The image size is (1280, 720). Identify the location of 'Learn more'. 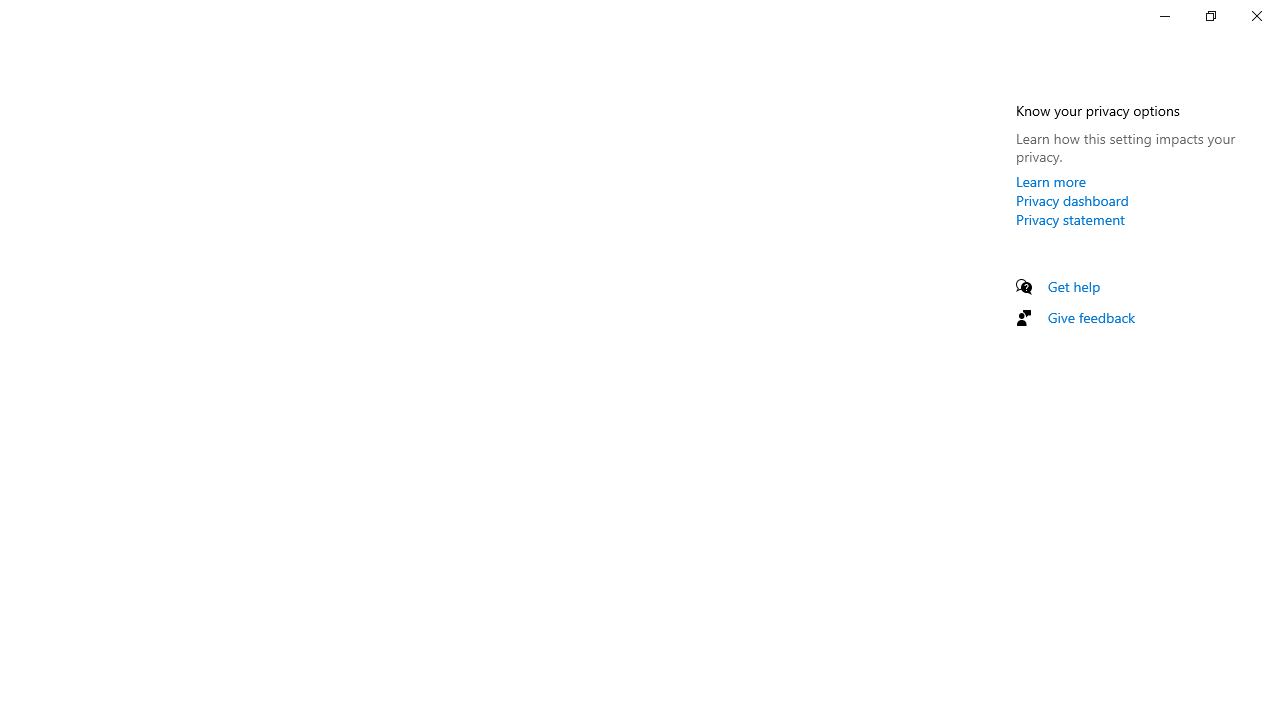
(1050, 181).